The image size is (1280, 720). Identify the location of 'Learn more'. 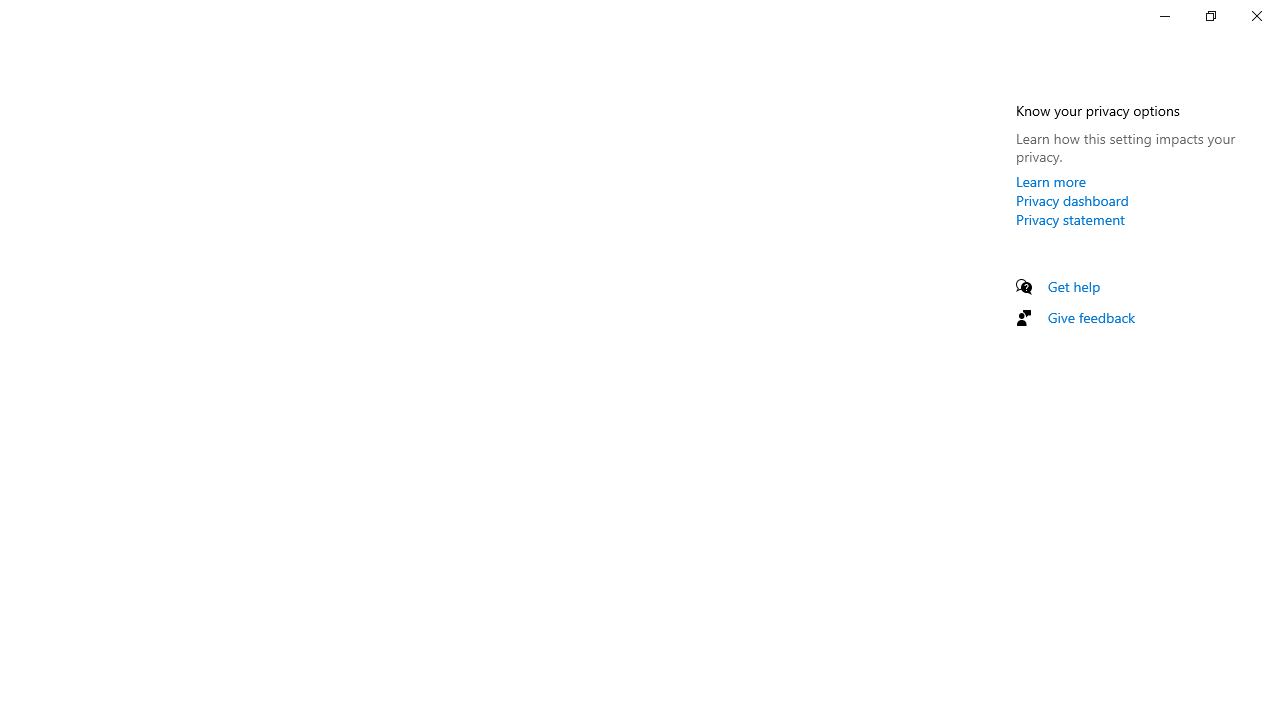
(1050, 181).